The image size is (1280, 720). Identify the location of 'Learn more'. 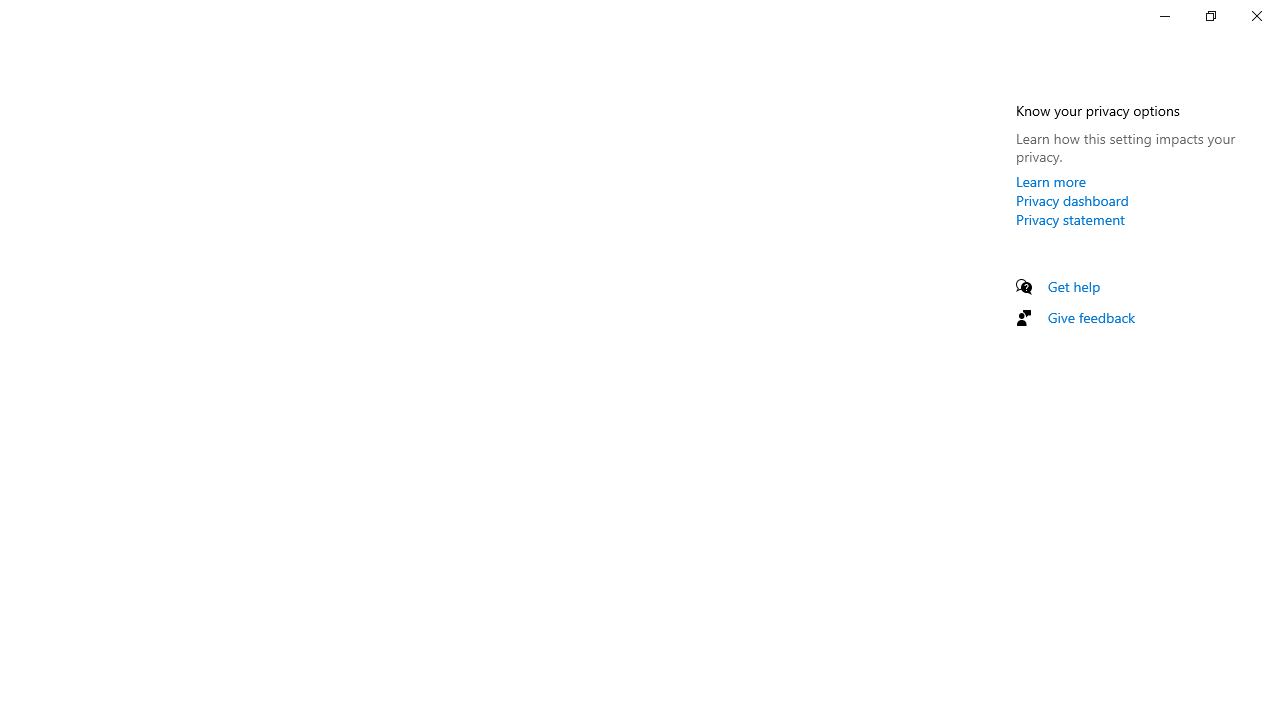
(1050, 181).